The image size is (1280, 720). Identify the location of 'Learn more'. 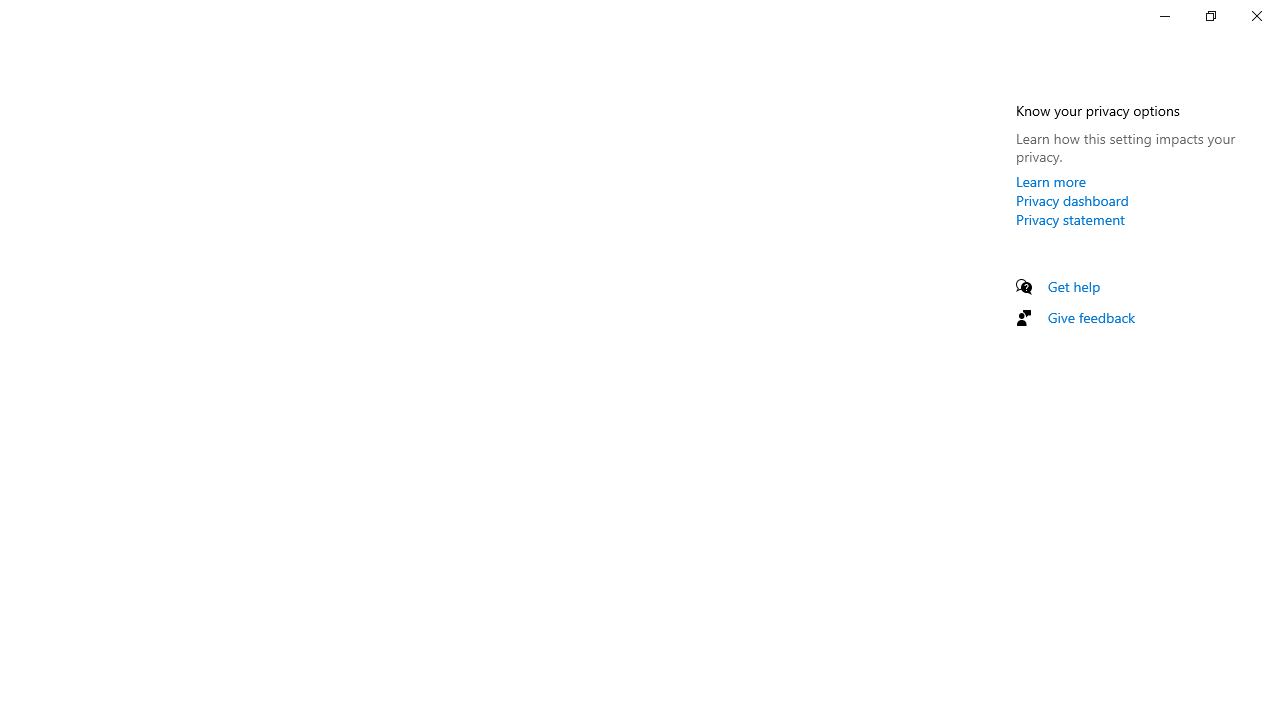
(1050, 181).